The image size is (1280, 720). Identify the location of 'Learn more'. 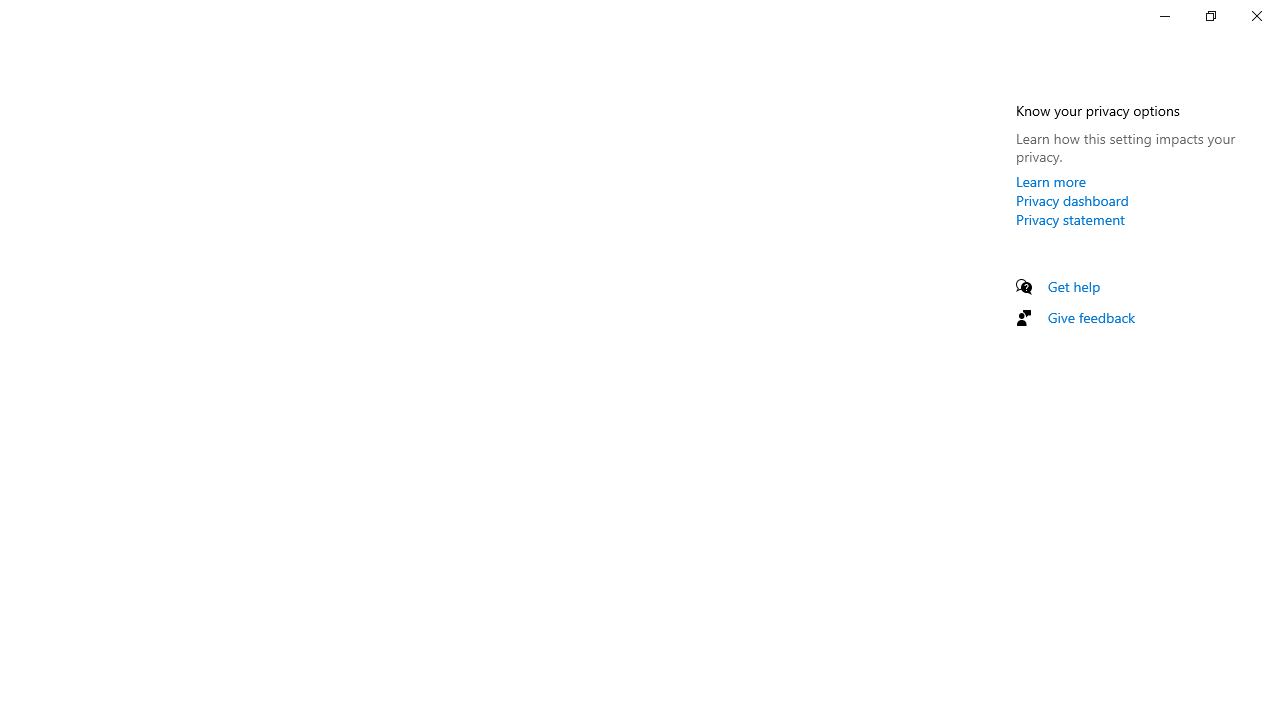
(1050, 181).